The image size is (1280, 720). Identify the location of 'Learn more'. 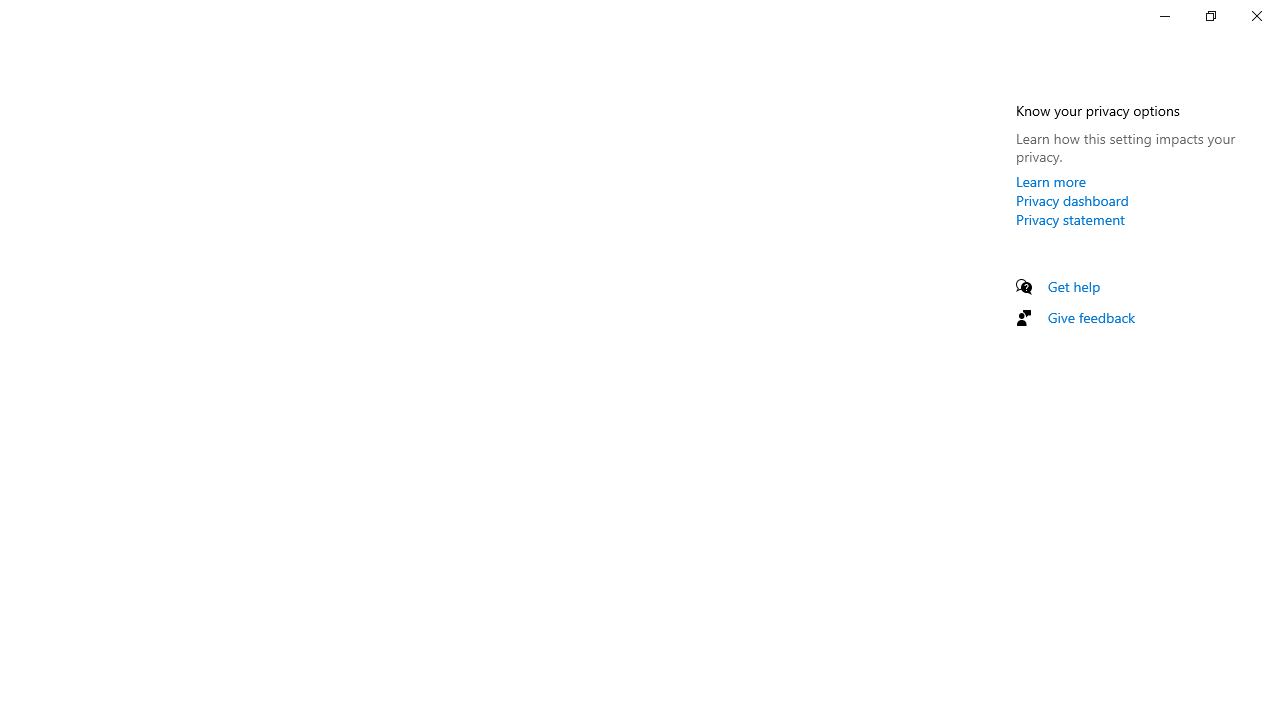
(1050, 181).